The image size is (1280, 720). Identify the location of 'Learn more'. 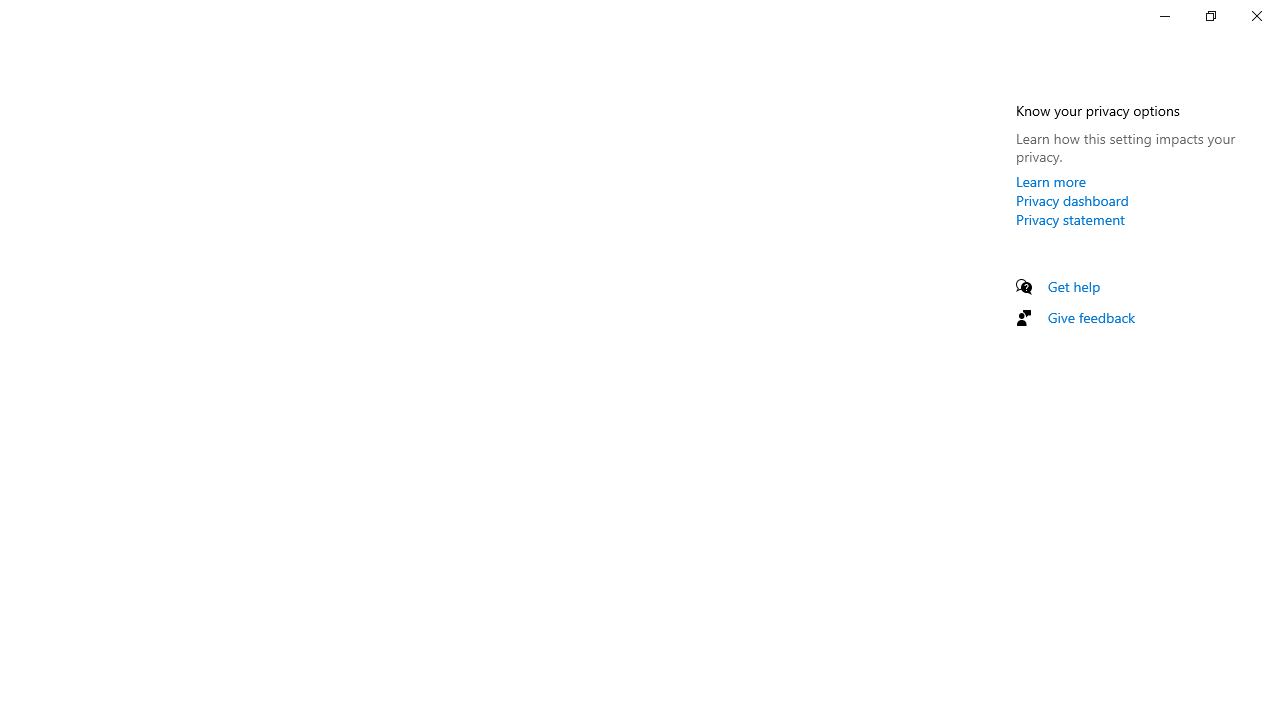
(1050, 181).